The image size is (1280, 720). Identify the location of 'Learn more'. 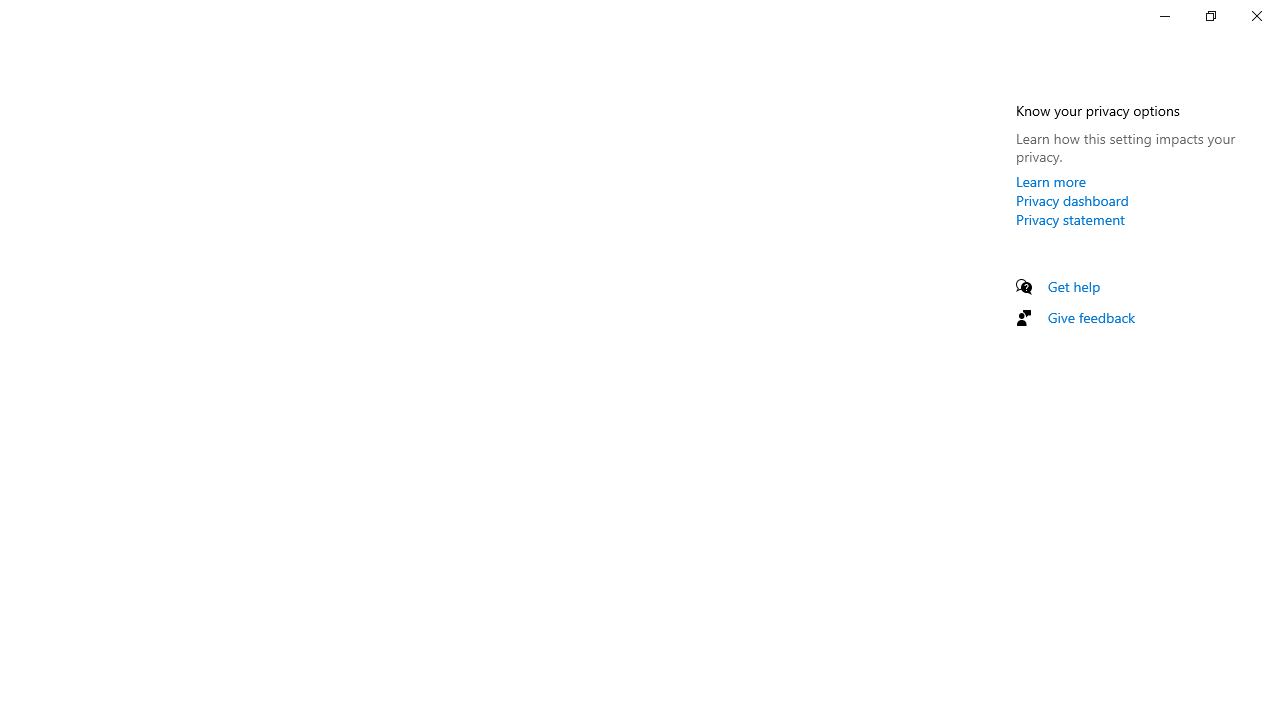
(1050, 181).